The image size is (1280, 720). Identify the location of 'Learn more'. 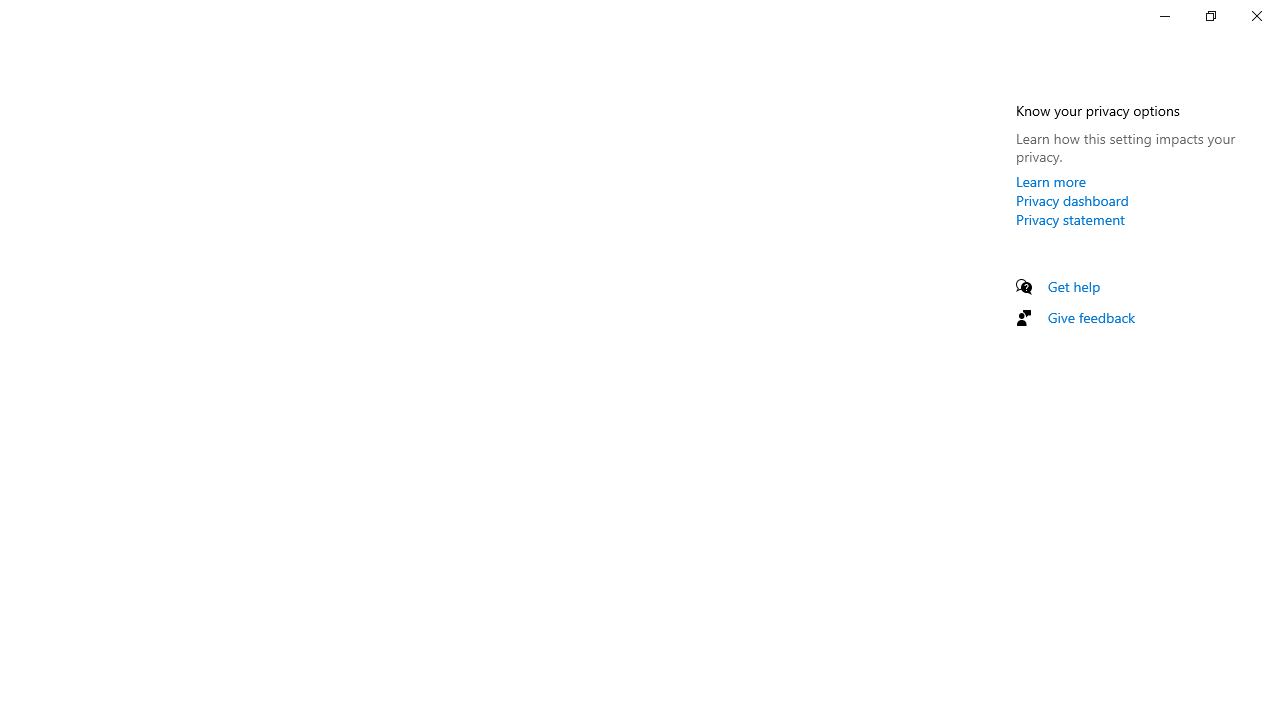
(1050, 181).